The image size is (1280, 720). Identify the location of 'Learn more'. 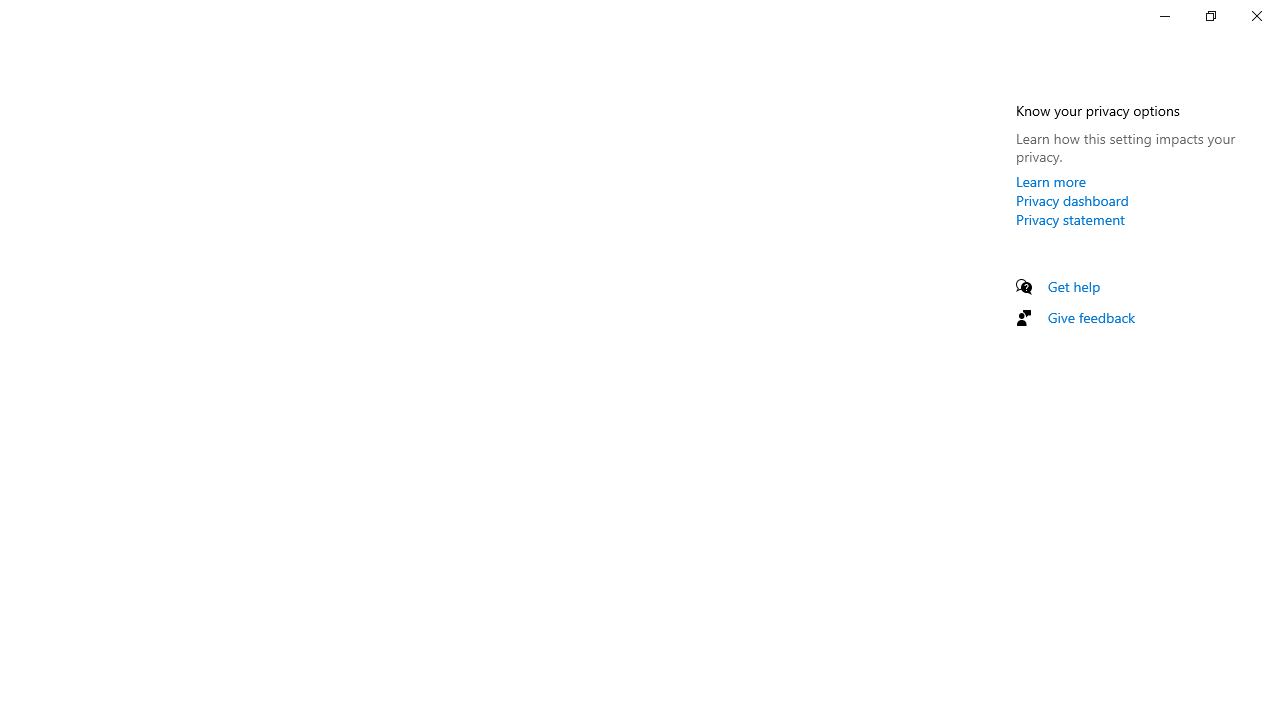
(1050, 181).